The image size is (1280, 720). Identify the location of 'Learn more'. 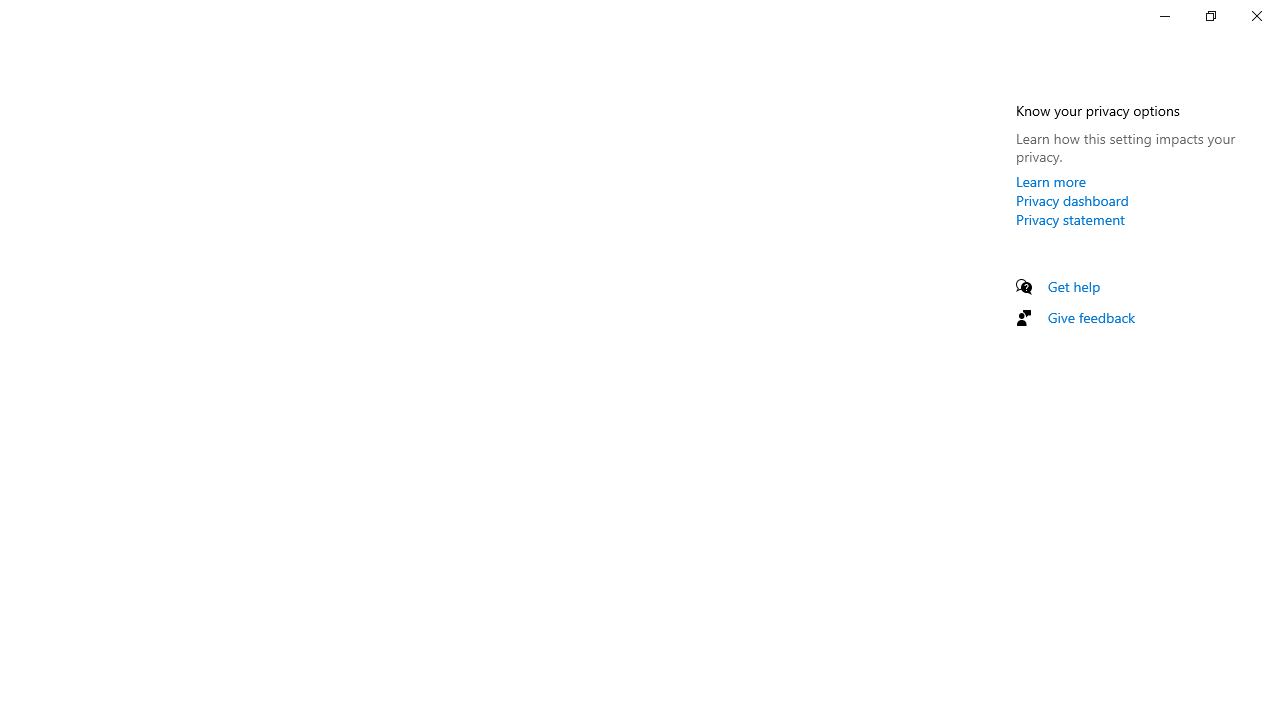
(1050, 181).